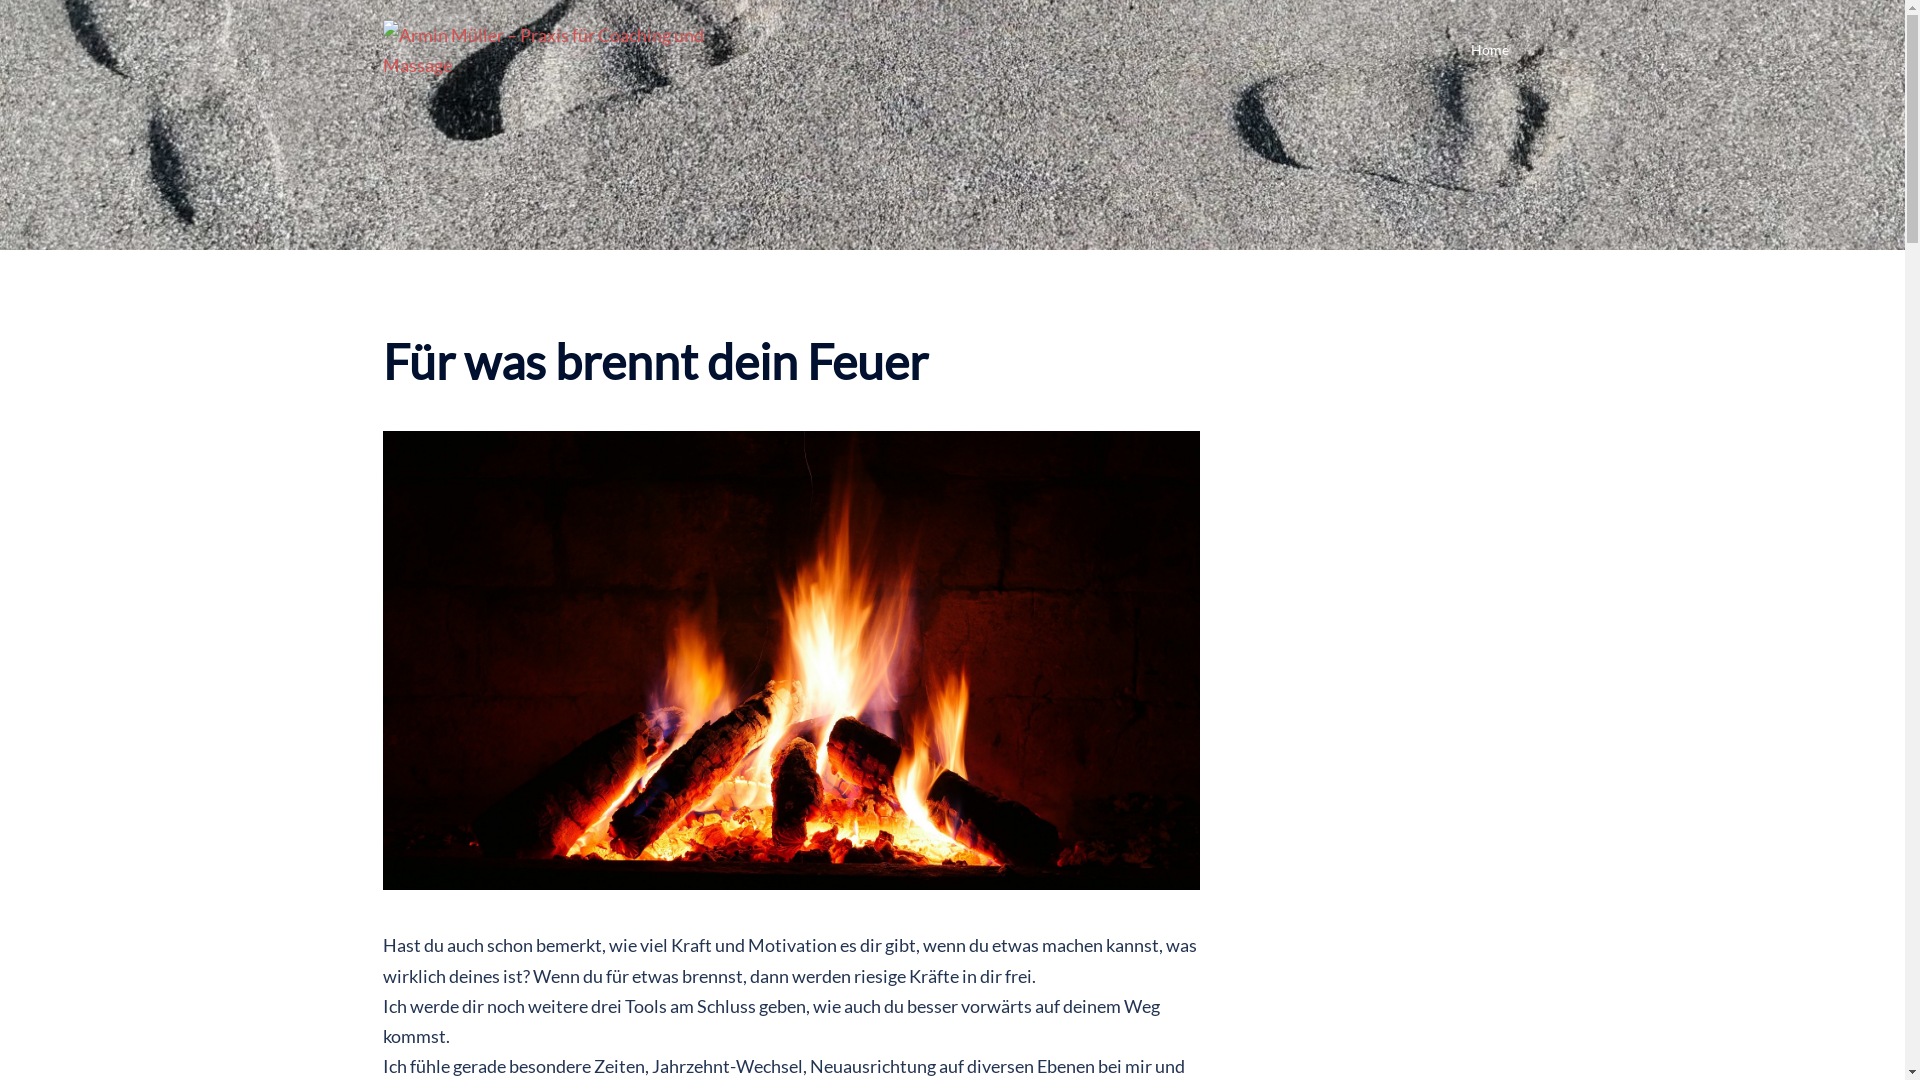 This screenshot has height=1080, width=1920. I want to click on 'Home', so click(1469, 49).